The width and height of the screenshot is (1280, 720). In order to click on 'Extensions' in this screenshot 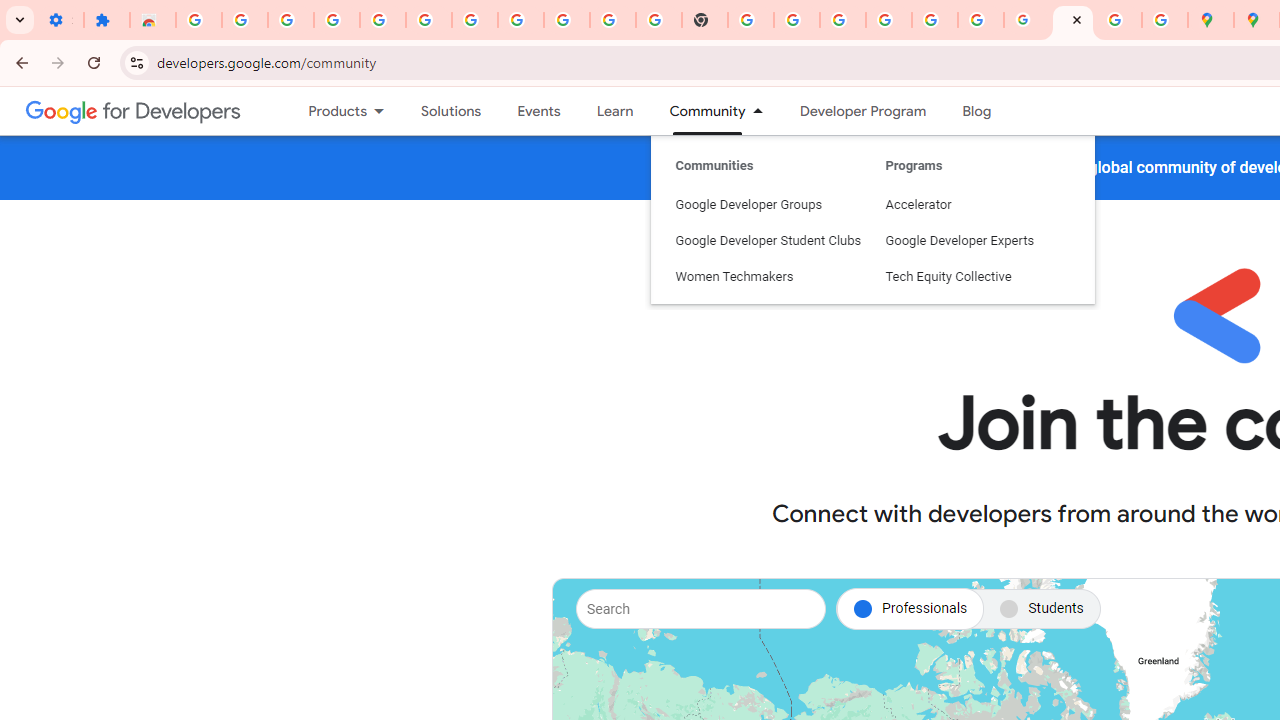, I will do `click(106, 20)`.